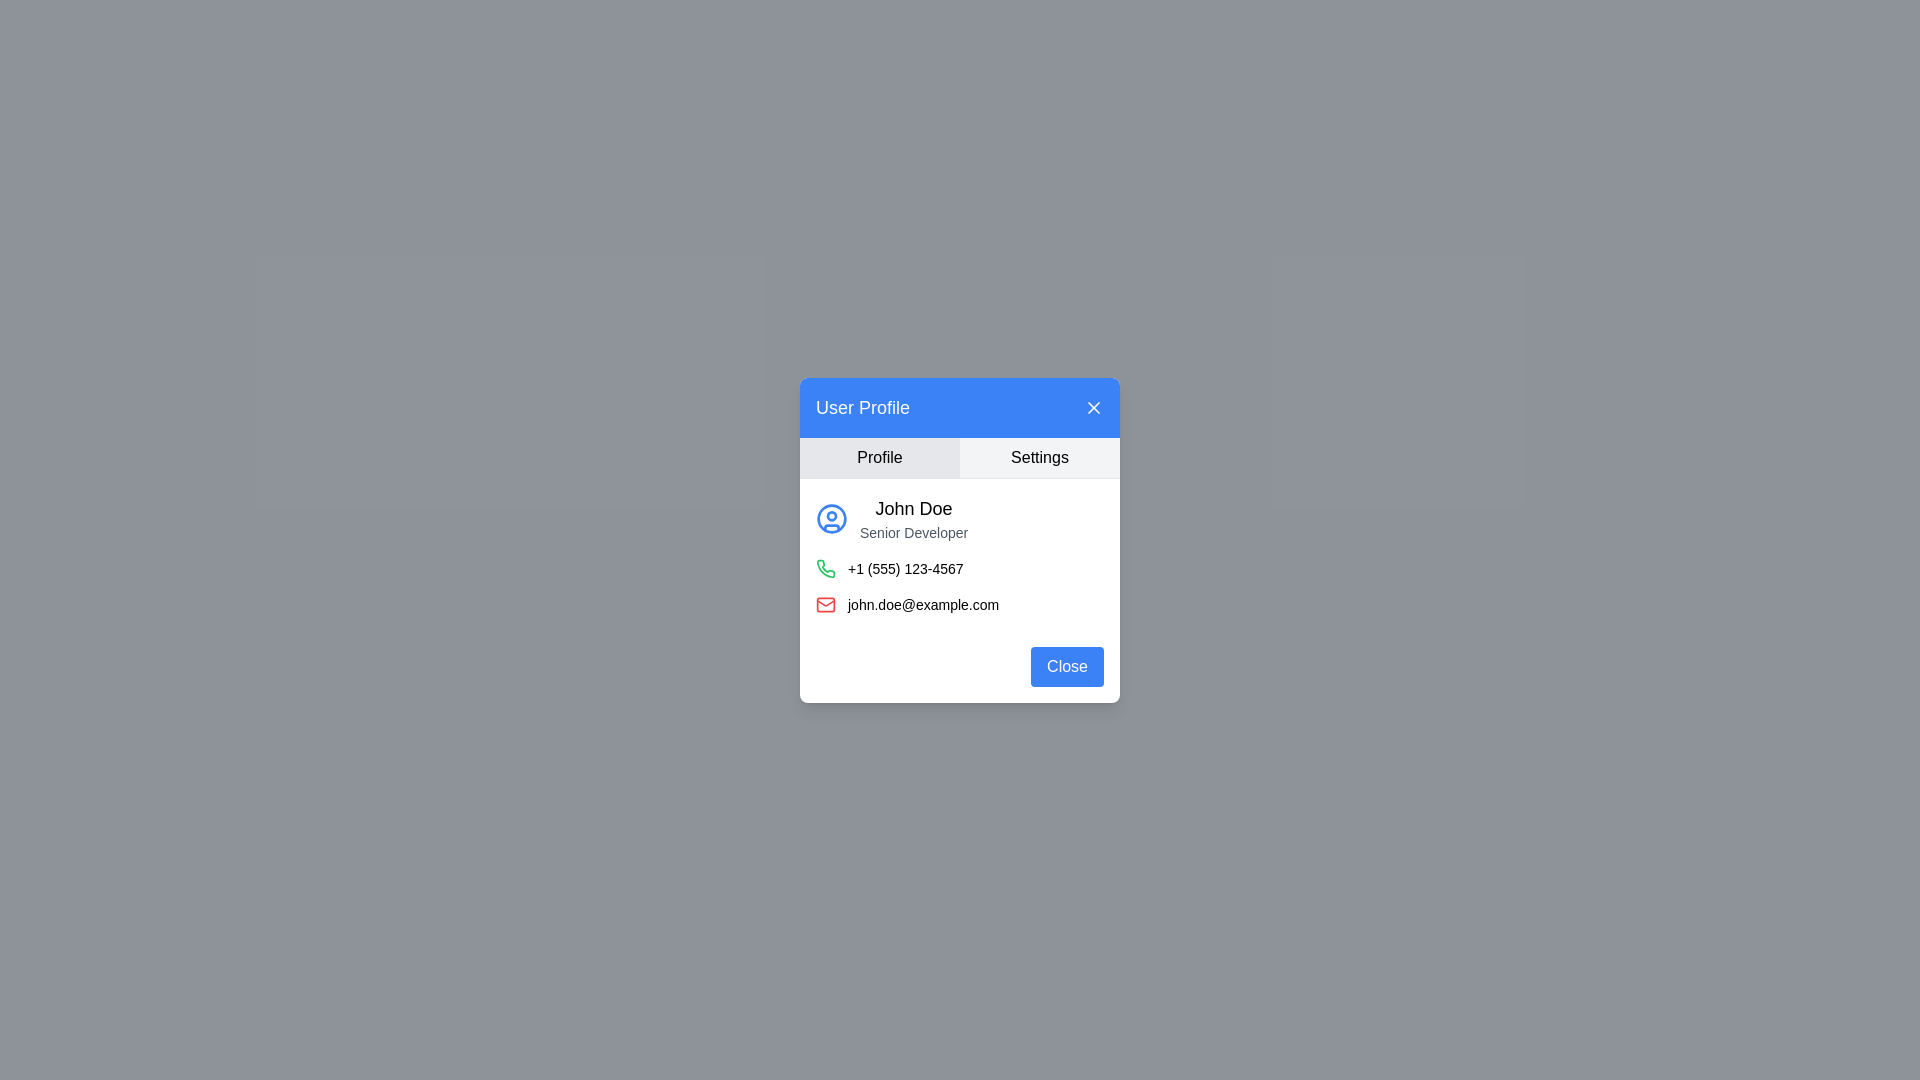 The width and height of the screenshot is (1920, 1080). What do you see at coordinates (831, 516) in the screenshot?
I see `the largest circular graphic within the user profile icon located at the top-left corner of the user profile card` at bounding box center [831, 516].